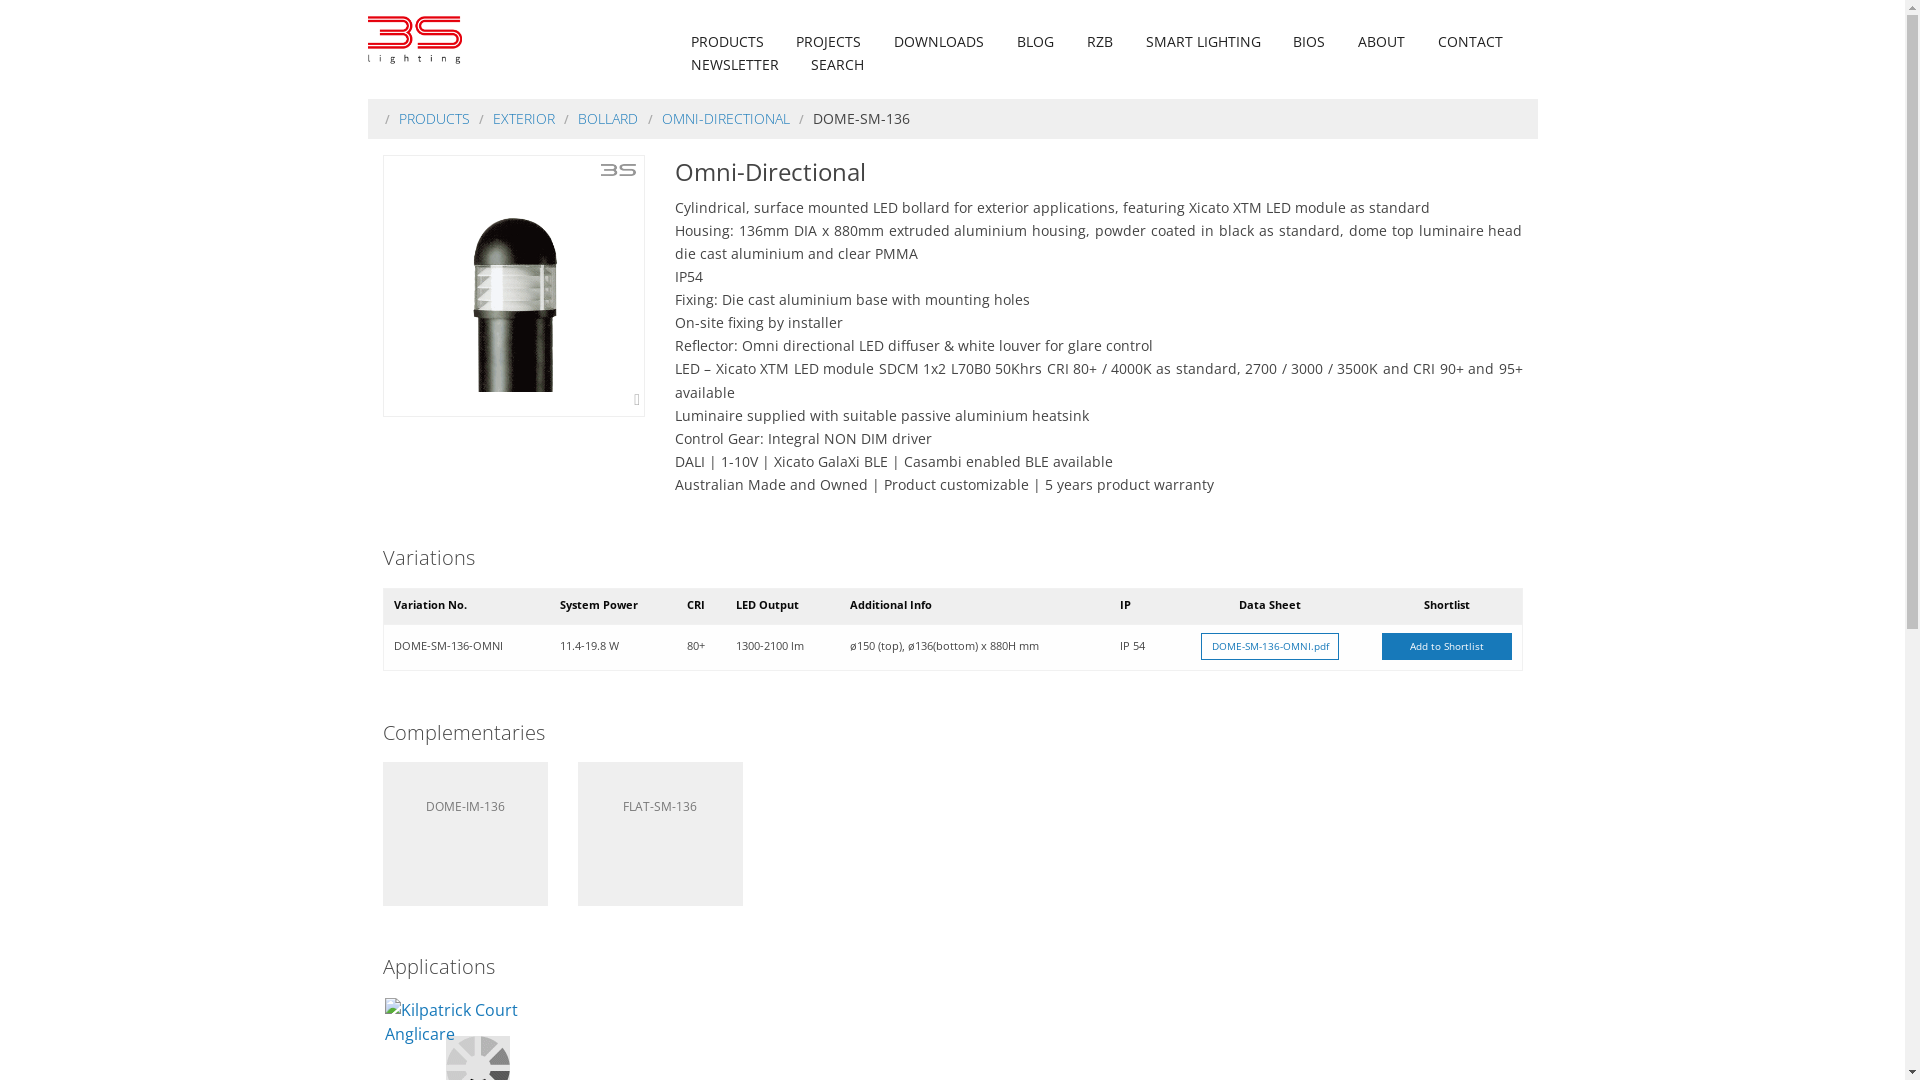 This screenshot has height=1080, width=1920. Describe the element at coordinates (1429, 41) in the screenshot. I see `'CONTACT'` at that location.